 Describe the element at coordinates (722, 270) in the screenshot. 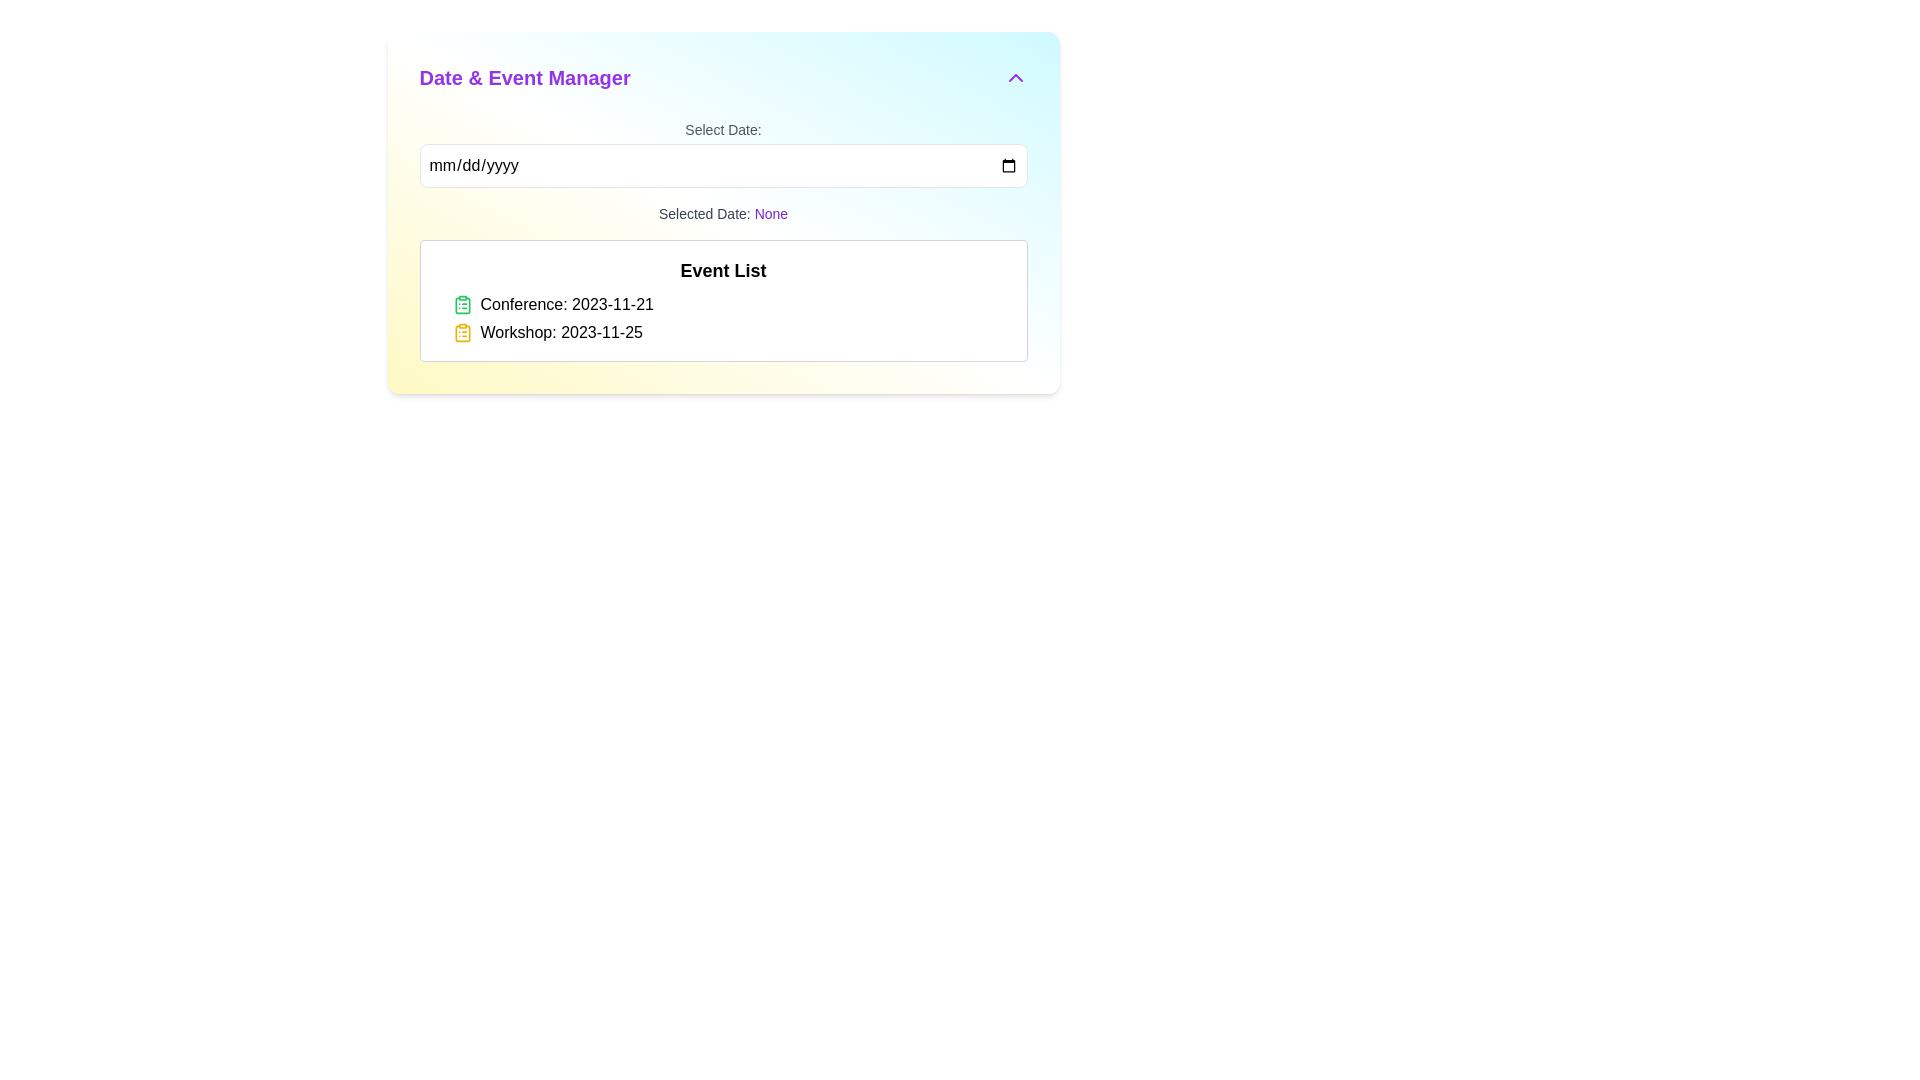

I see `the bold text label displaying 'Event List', which is styled prominently as a heading and located at the top portion of a white rectangular box` at that location.